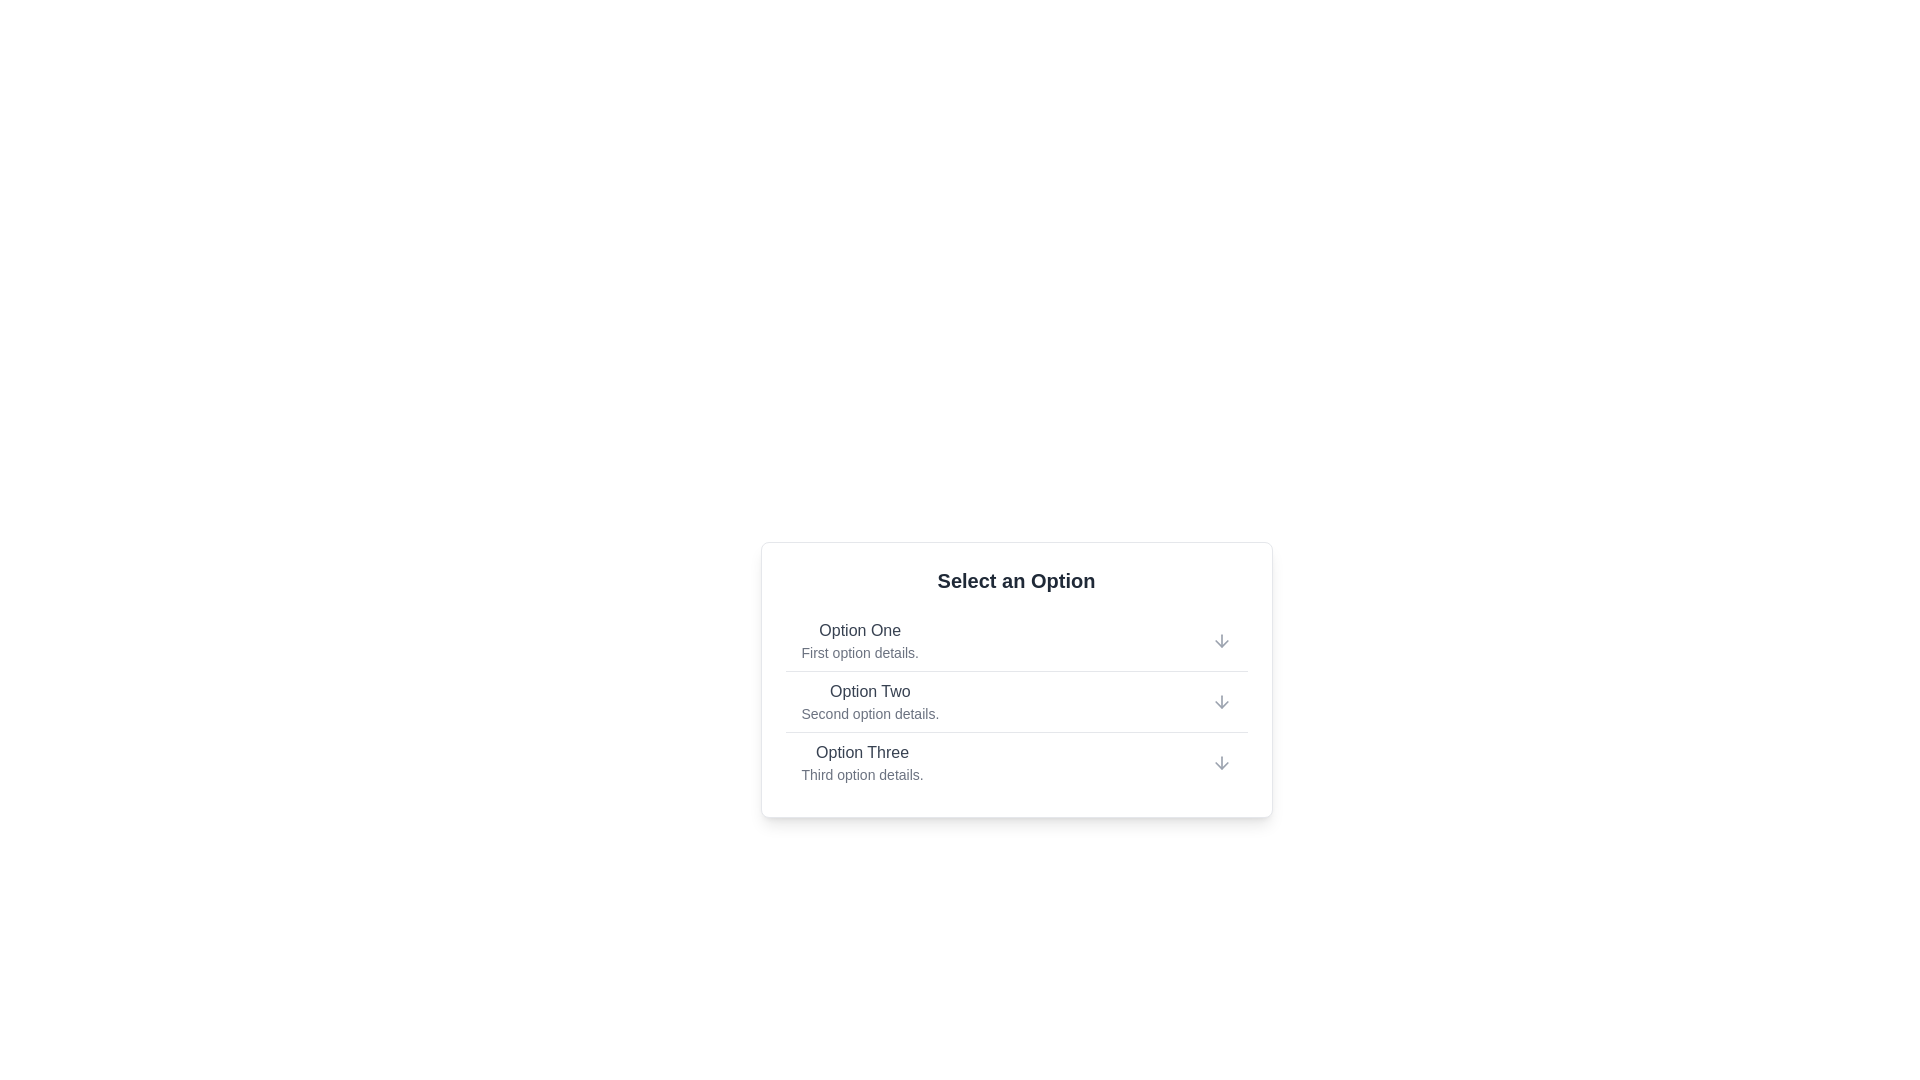 The image size is (1920, 1080). What do you see at coordinates (860, 652) in the screenshot?
I see `the text label that reads 'First option details.' which is presented in a small, light-gray font, located directly below the main title 'Option One'` at bounding box center [860, 652].